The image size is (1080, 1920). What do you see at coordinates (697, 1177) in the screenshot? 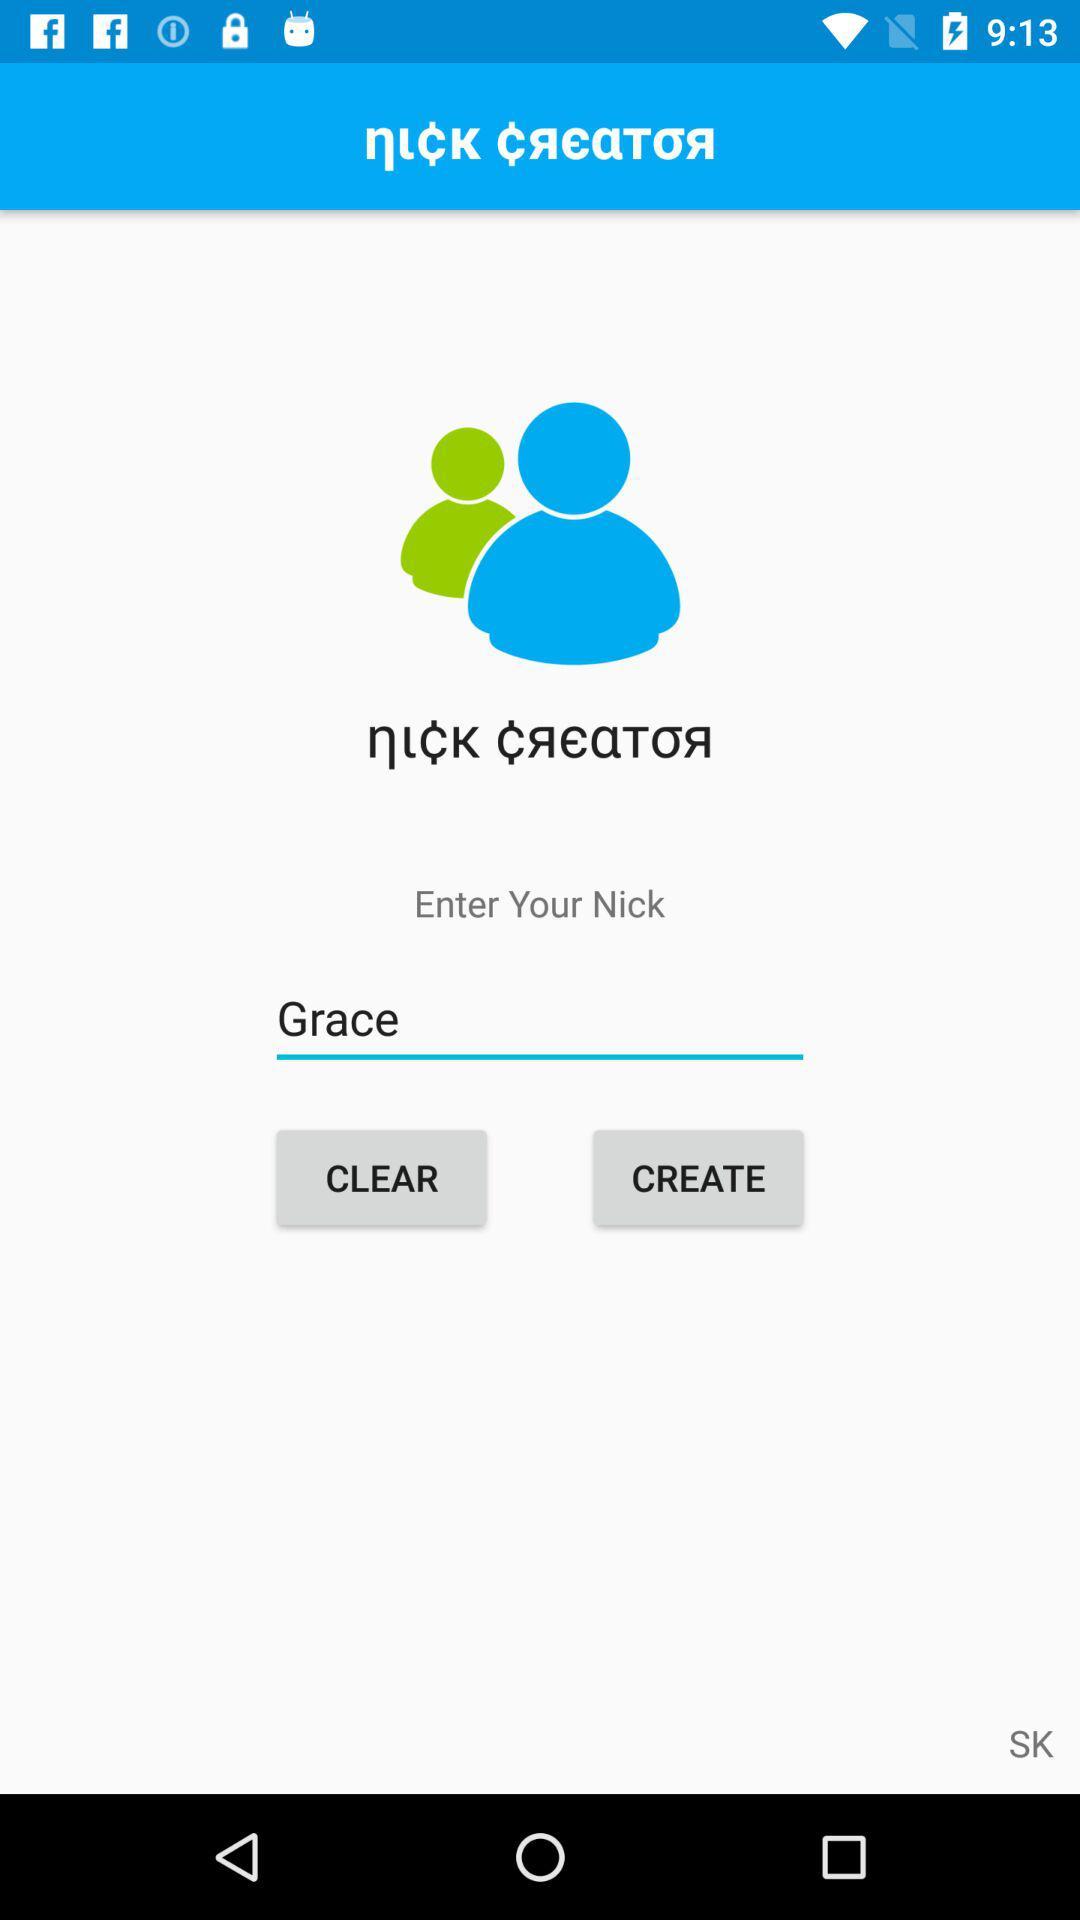
I see `the item to the right of the clear icon` at bounding box center [697, 1177].